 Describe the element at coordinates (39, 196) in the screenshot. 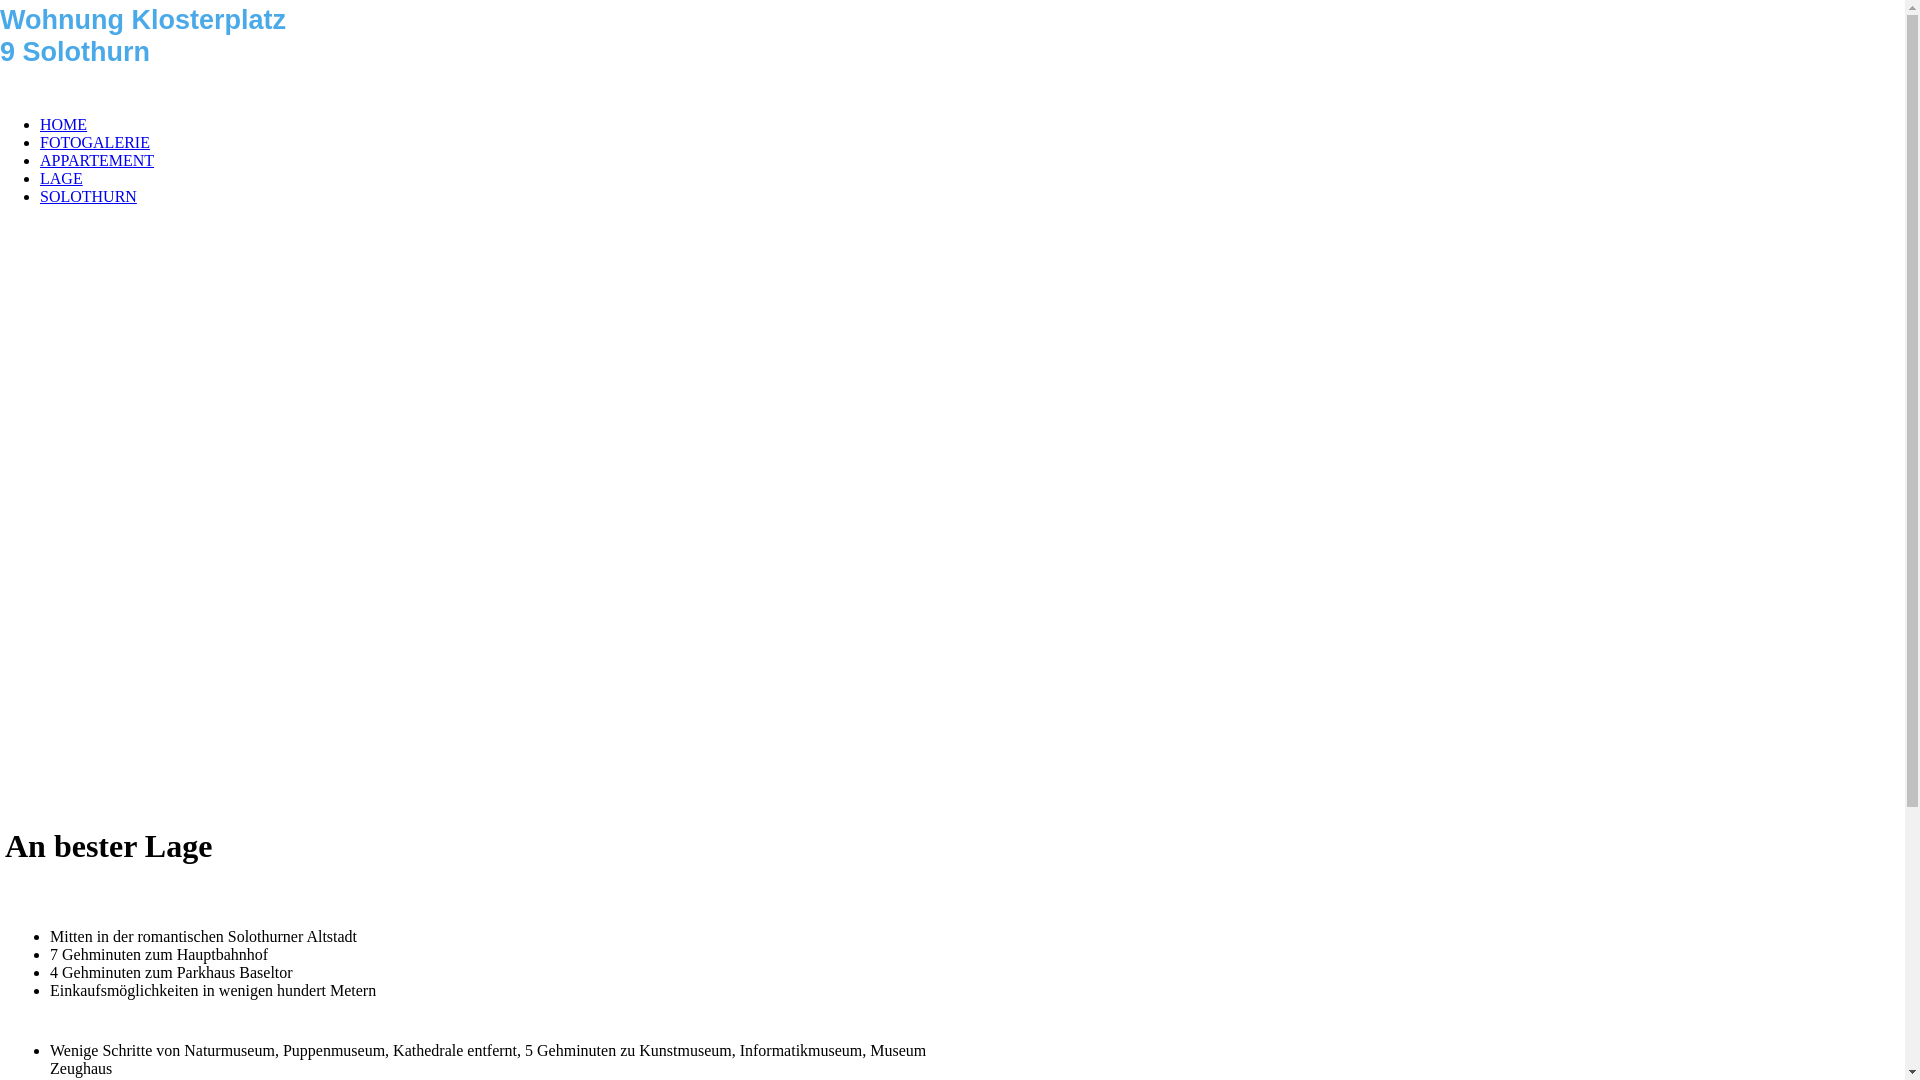

I see `'SOLOTHURN'` at that location.